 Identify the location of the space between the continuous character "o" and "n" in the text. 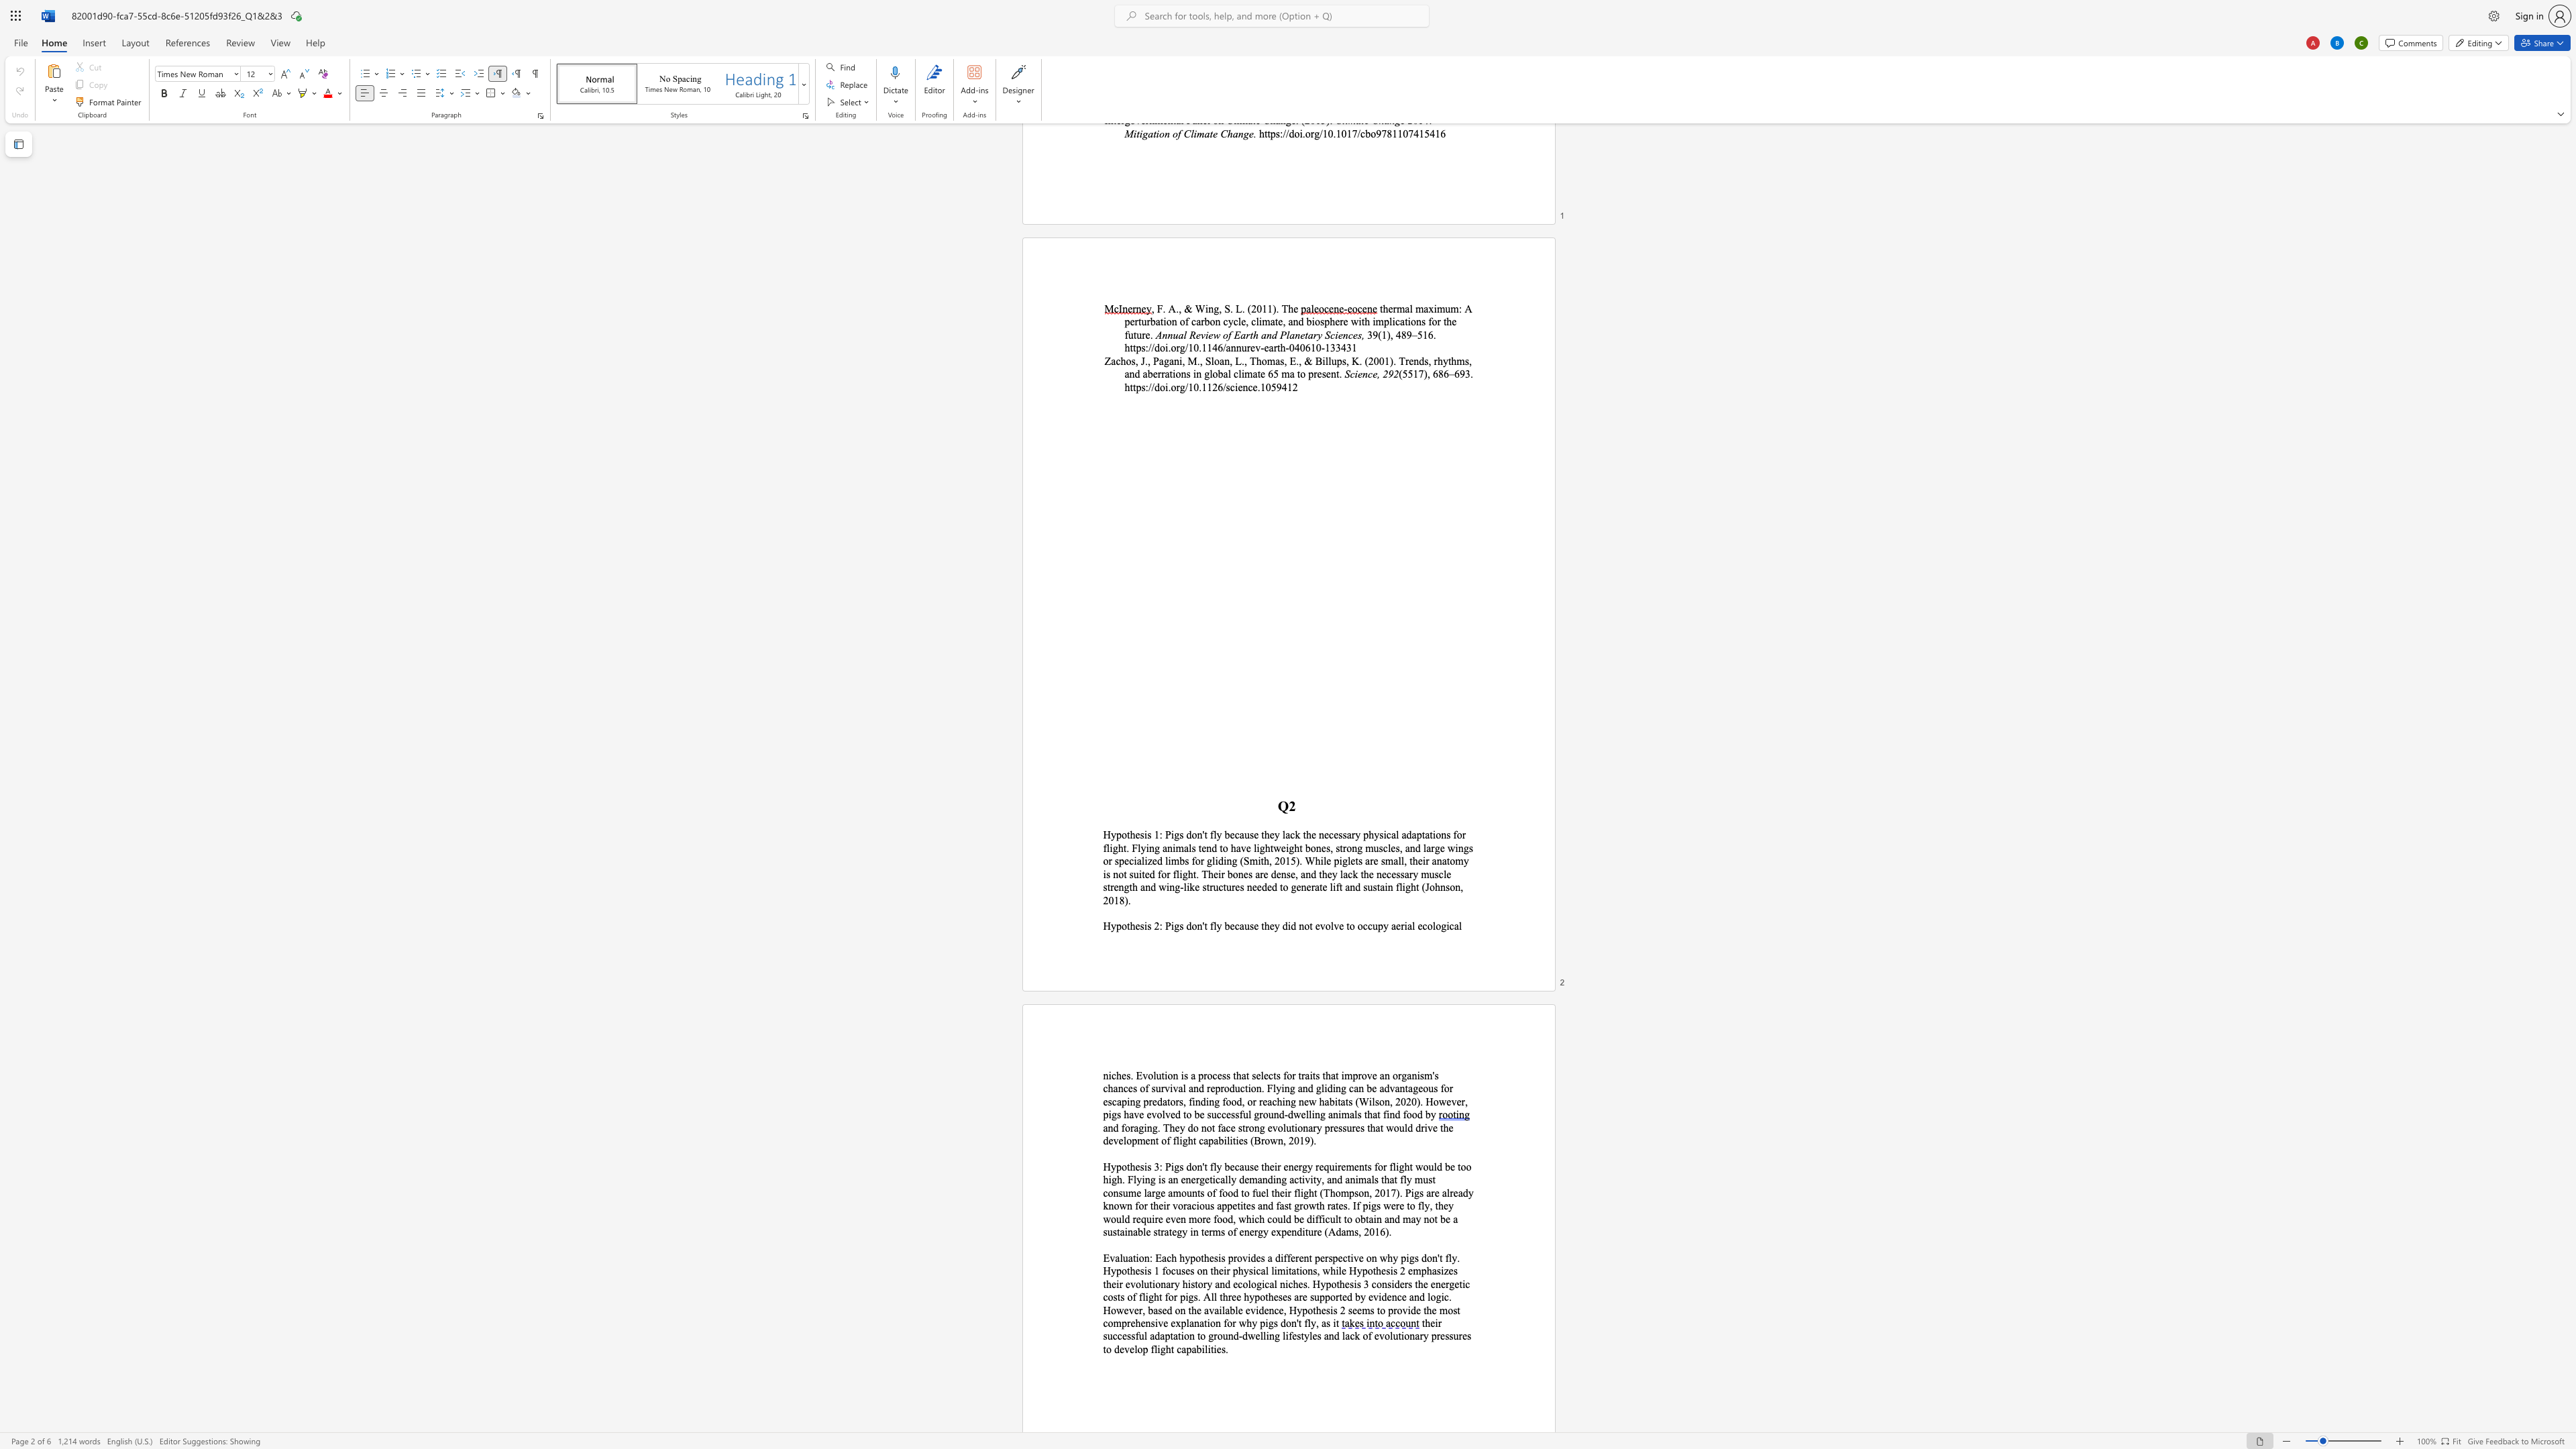
(1172, 1075).